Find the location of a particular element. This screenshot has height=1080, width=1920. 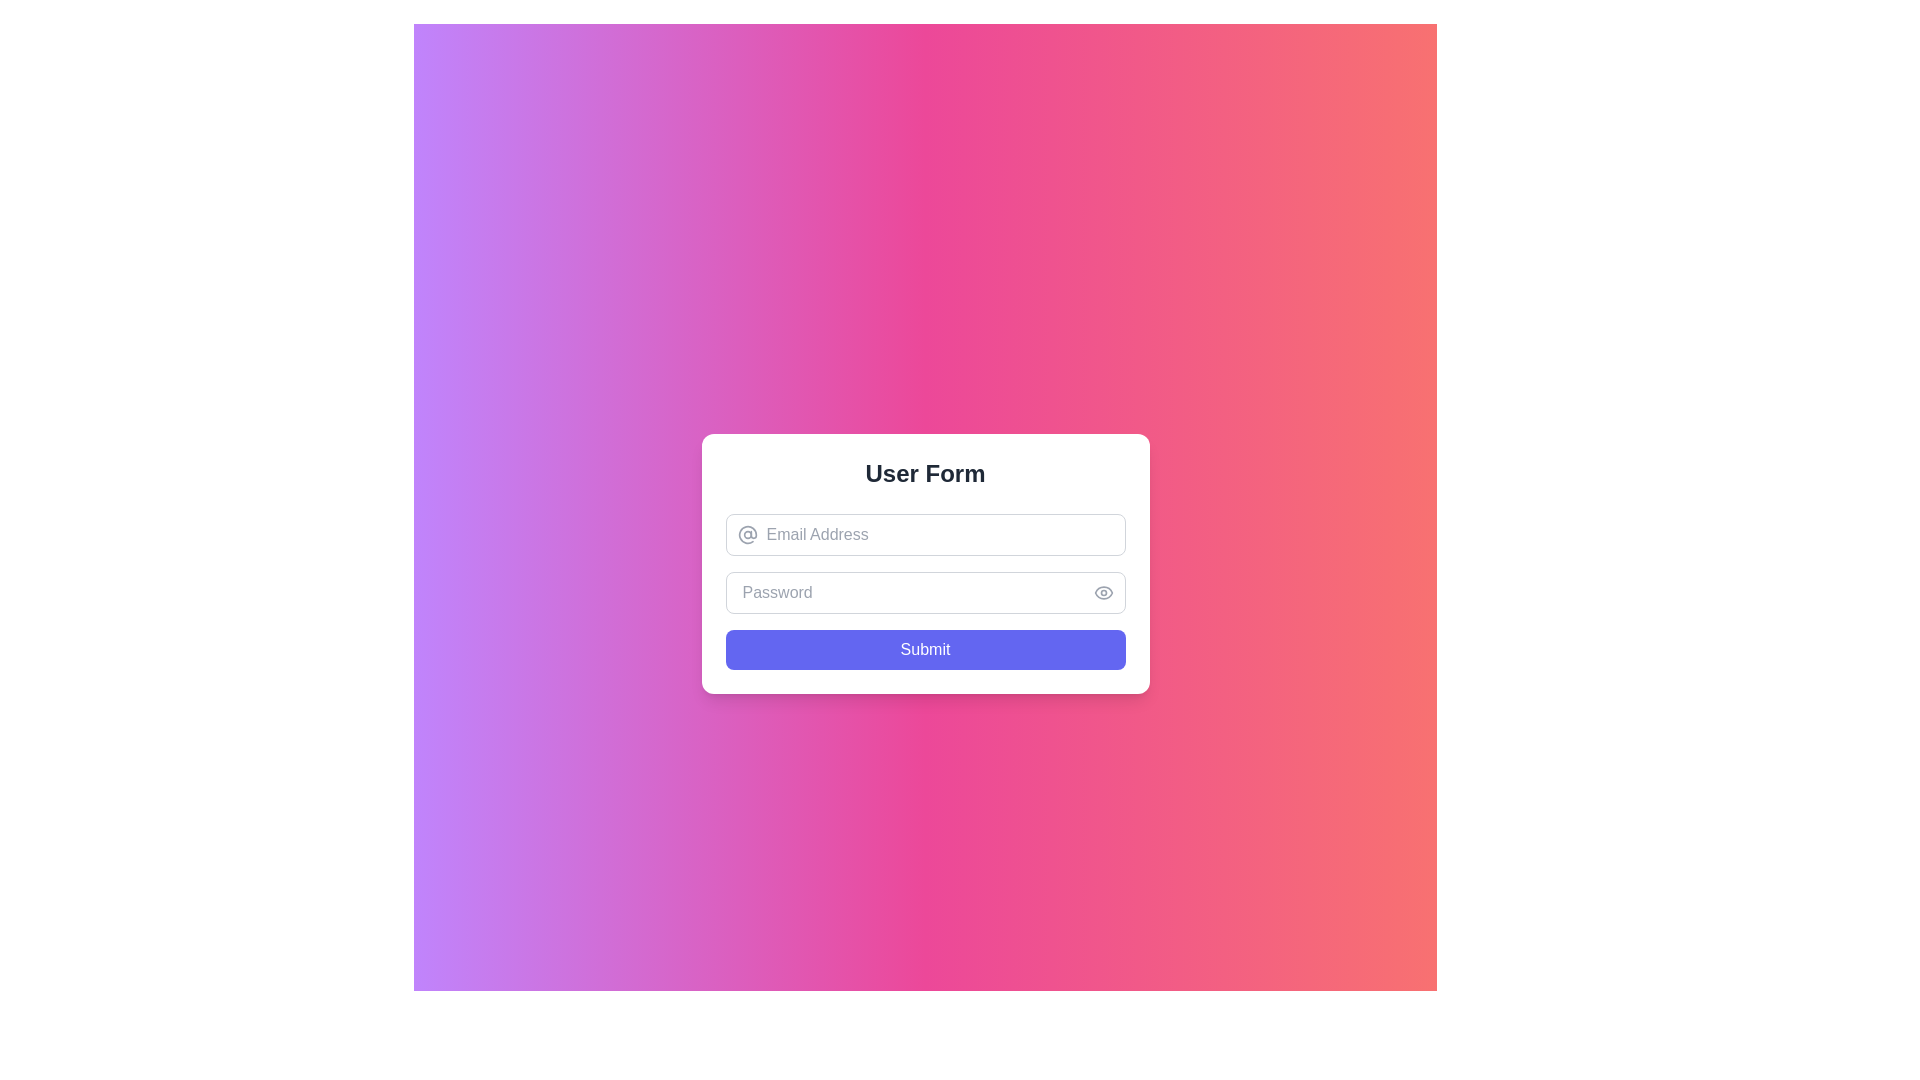

the outer elliptical line of the eye icon located to the right of the password input field is located at coordinates (1102, 592).